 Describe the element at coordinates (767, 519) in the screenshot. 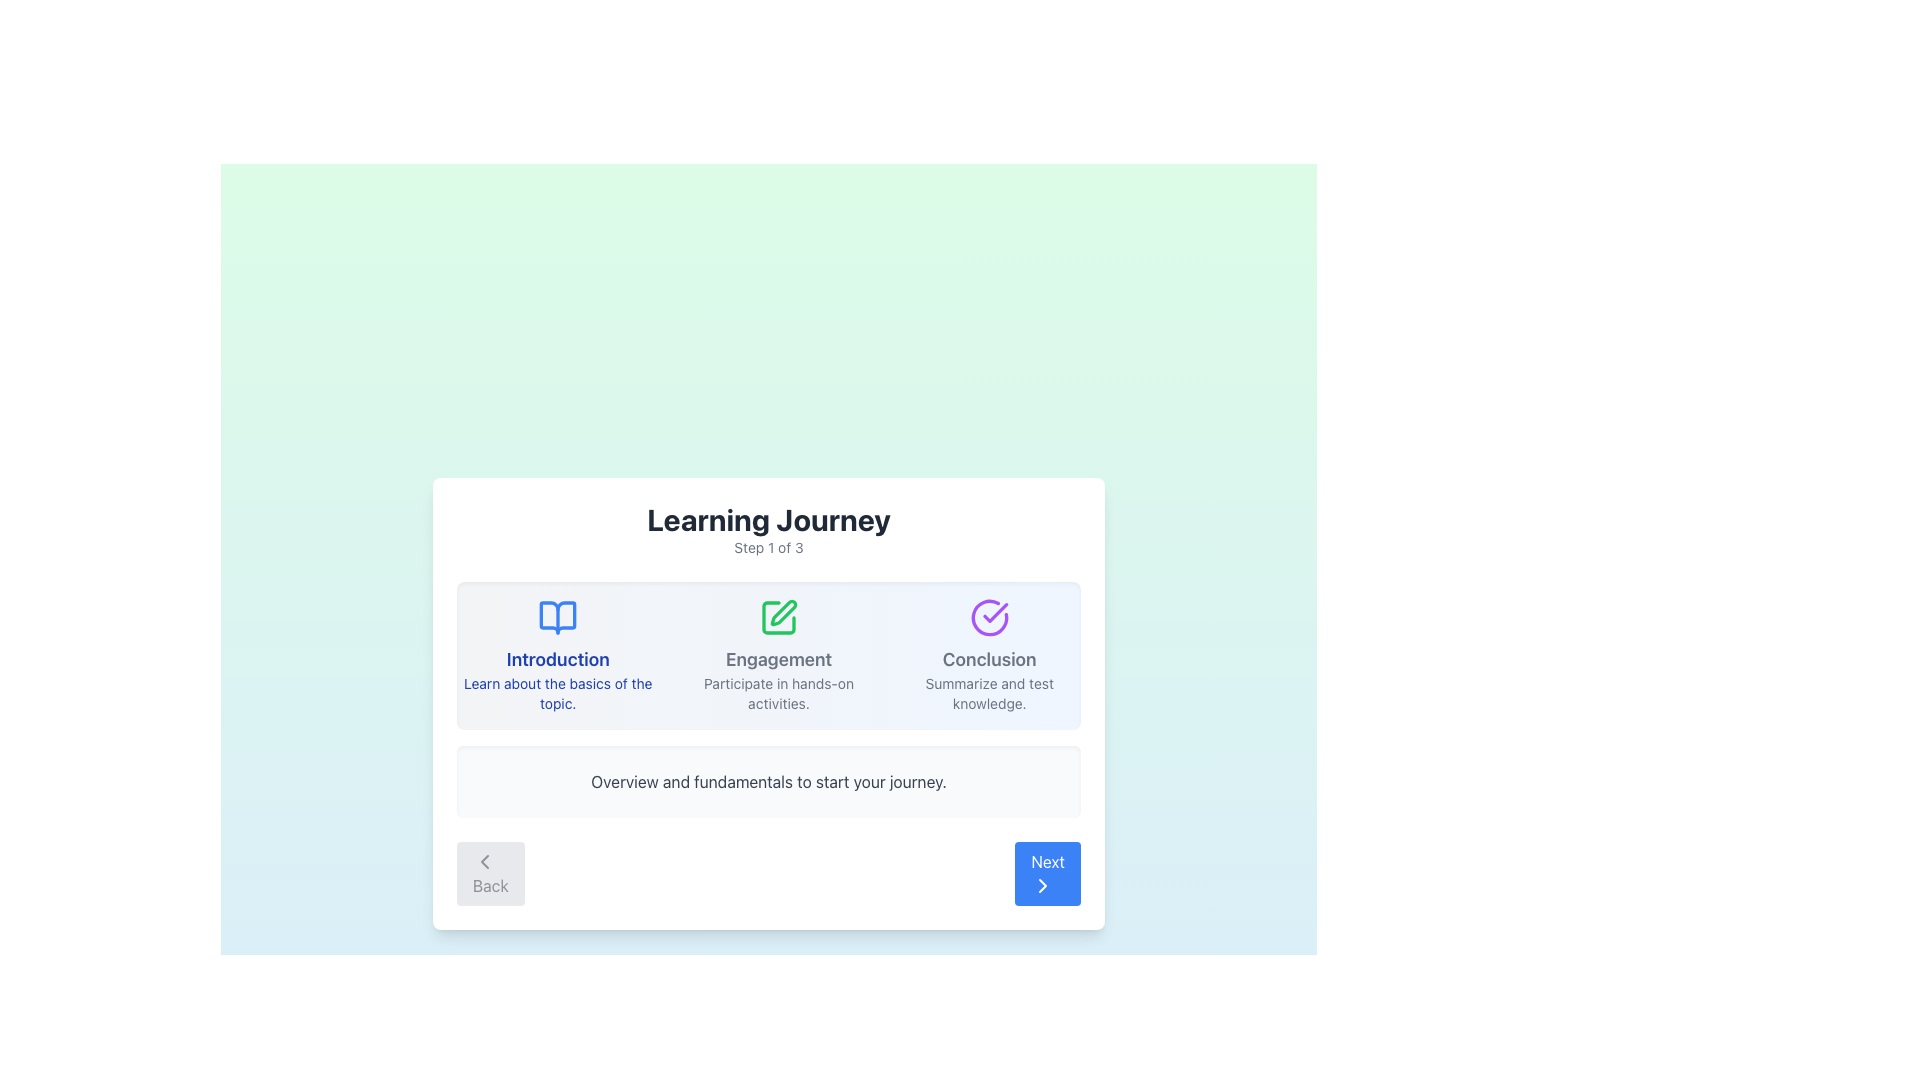

I see `the title text element located at the top-center of the page, which provides context for the user about the interface` at that location.